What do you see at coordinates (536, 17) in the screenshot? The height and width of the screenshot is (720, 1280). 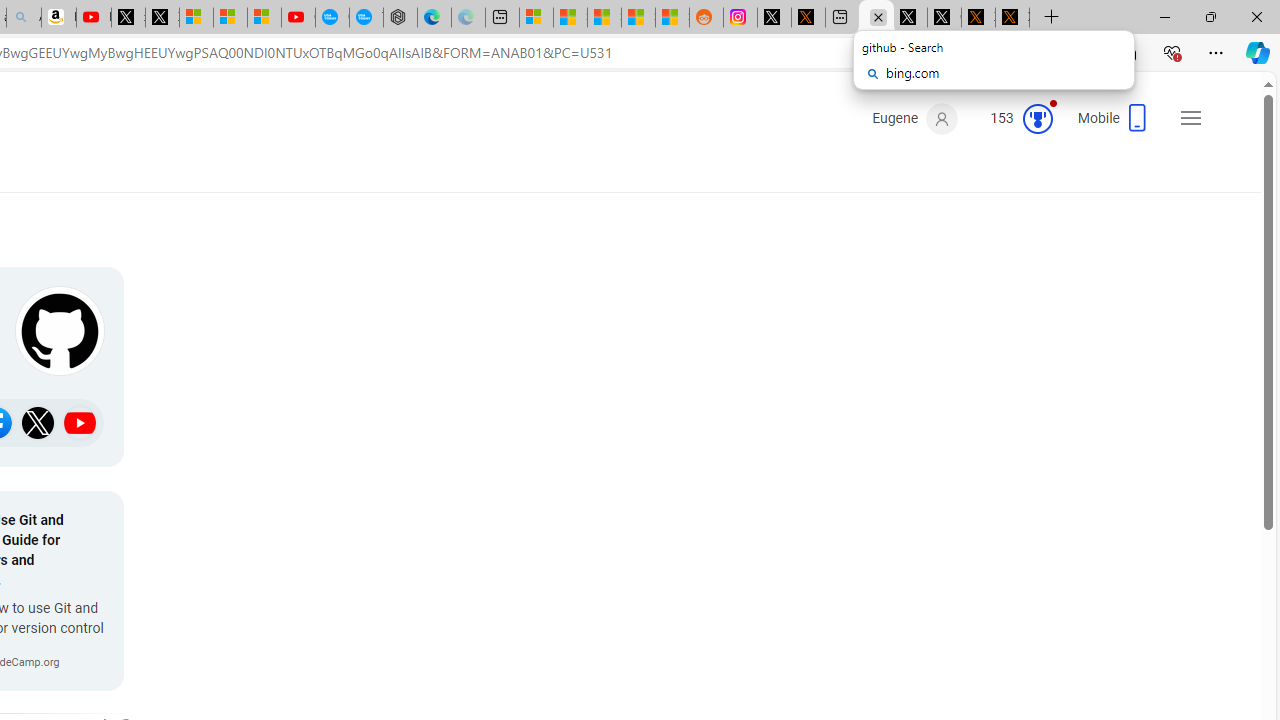 I see `'Microsoft account | Microsoft Account Privacy Settings'` at bounding box center [536, 17].